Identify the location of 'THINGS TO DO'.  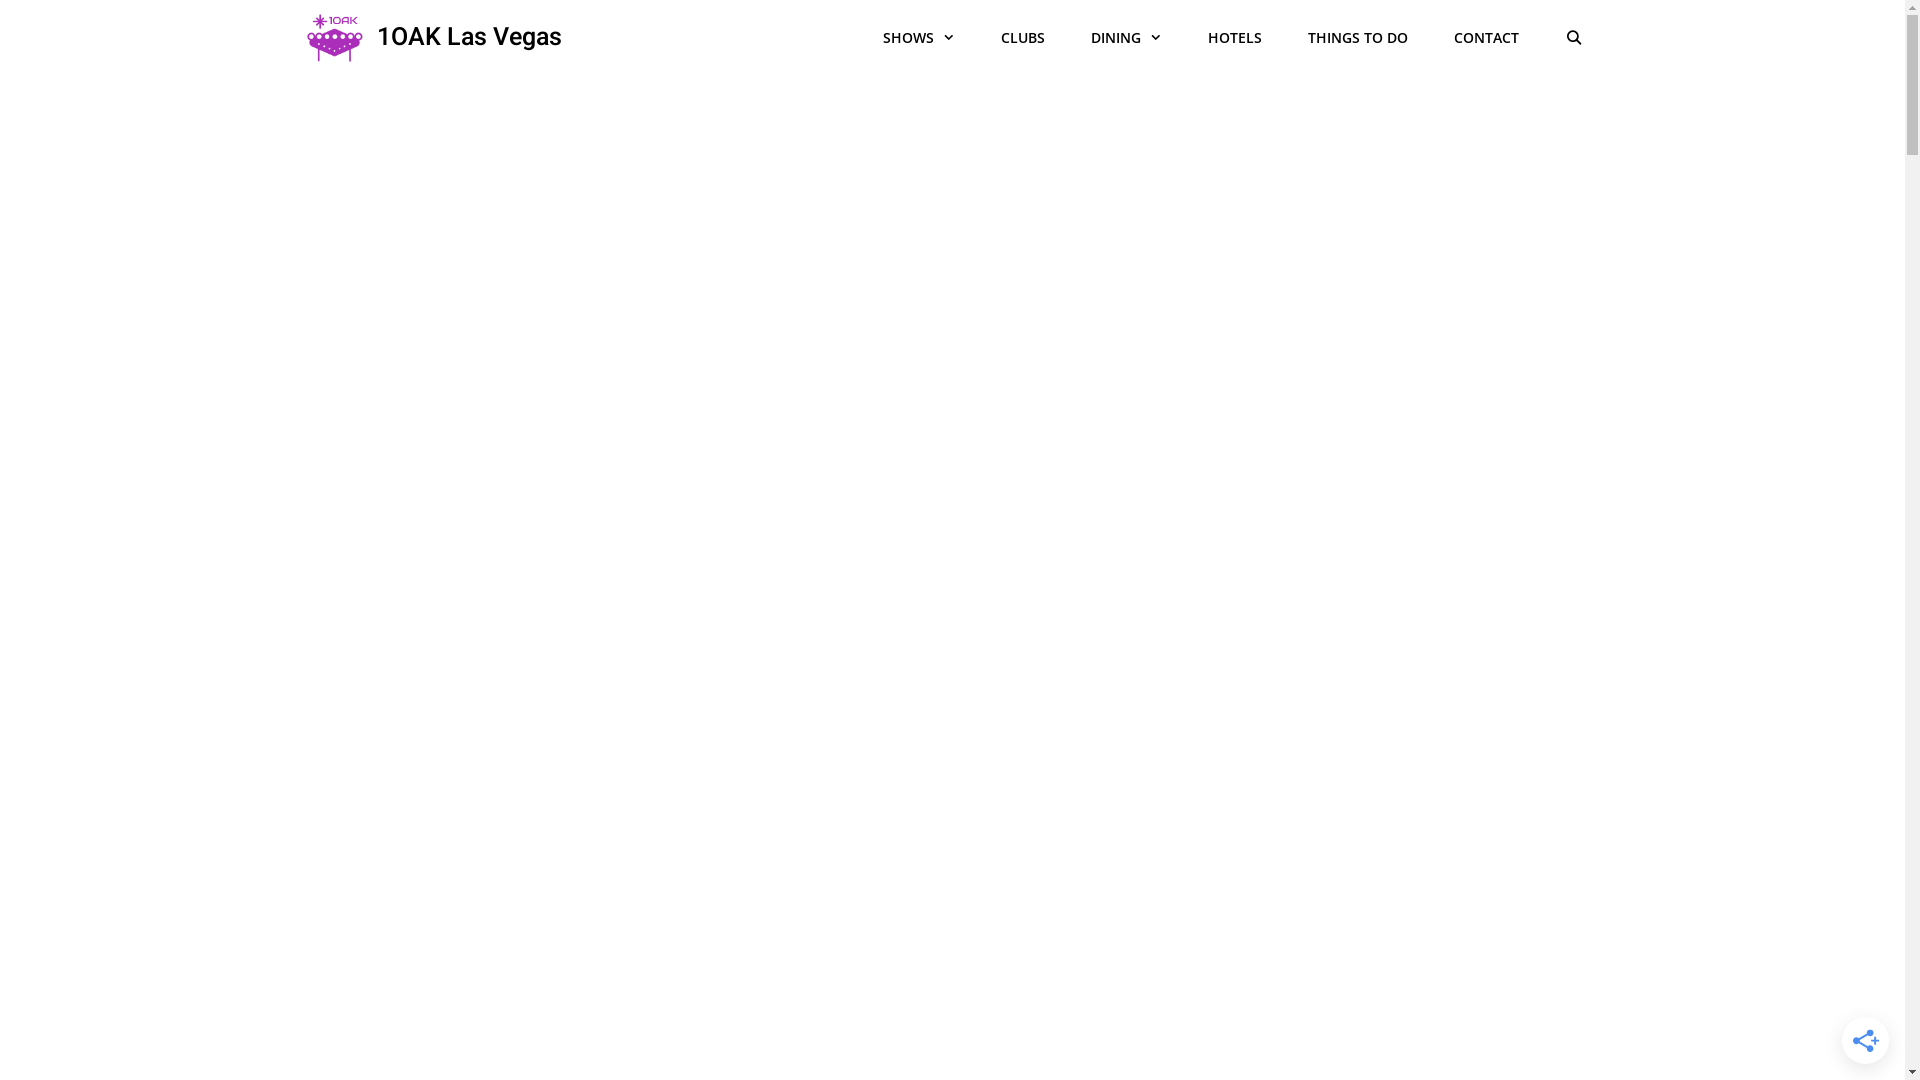
(1358, 38).